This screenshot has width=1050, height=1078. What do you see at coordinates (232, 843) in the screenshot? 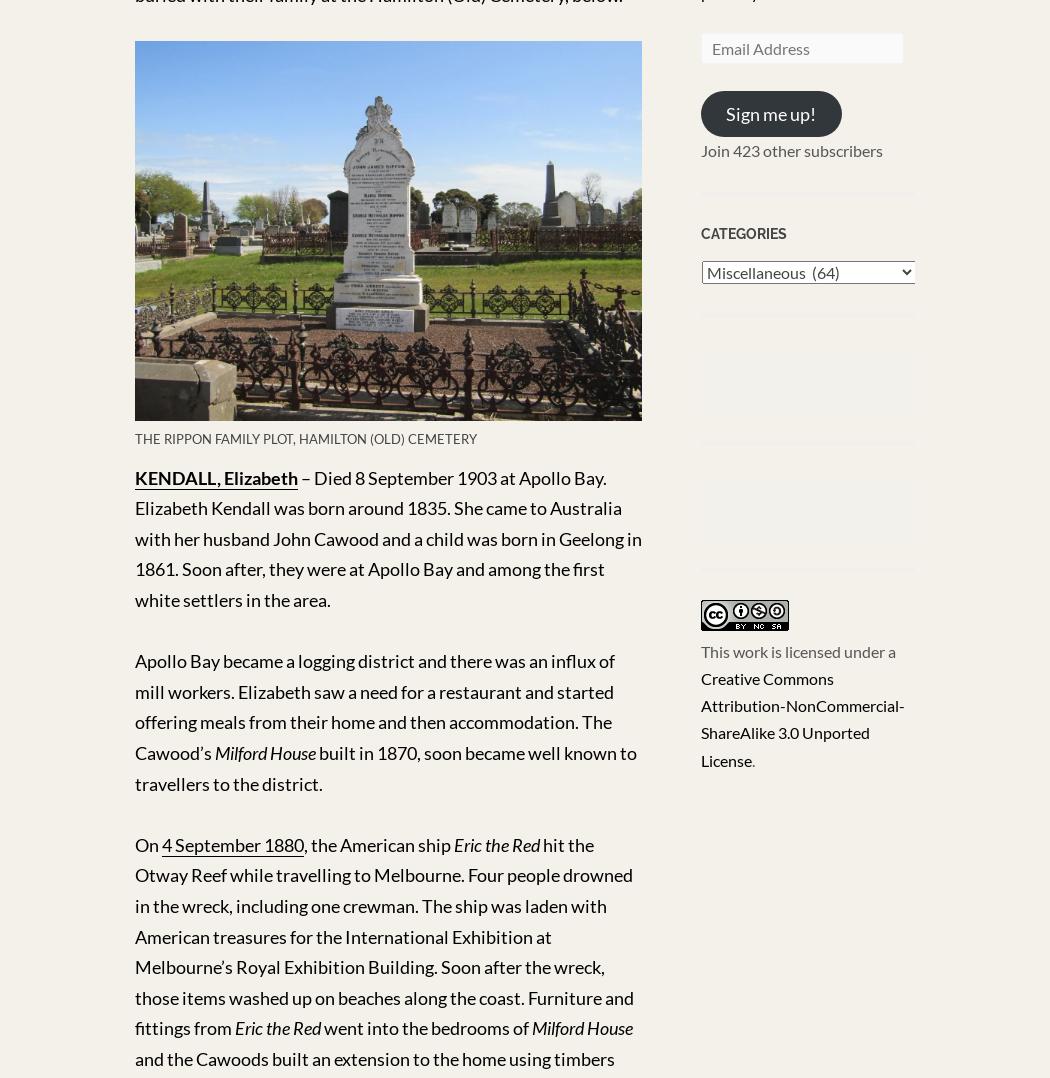
I see `'4 September 1880'` at bounding box center [232, 843].